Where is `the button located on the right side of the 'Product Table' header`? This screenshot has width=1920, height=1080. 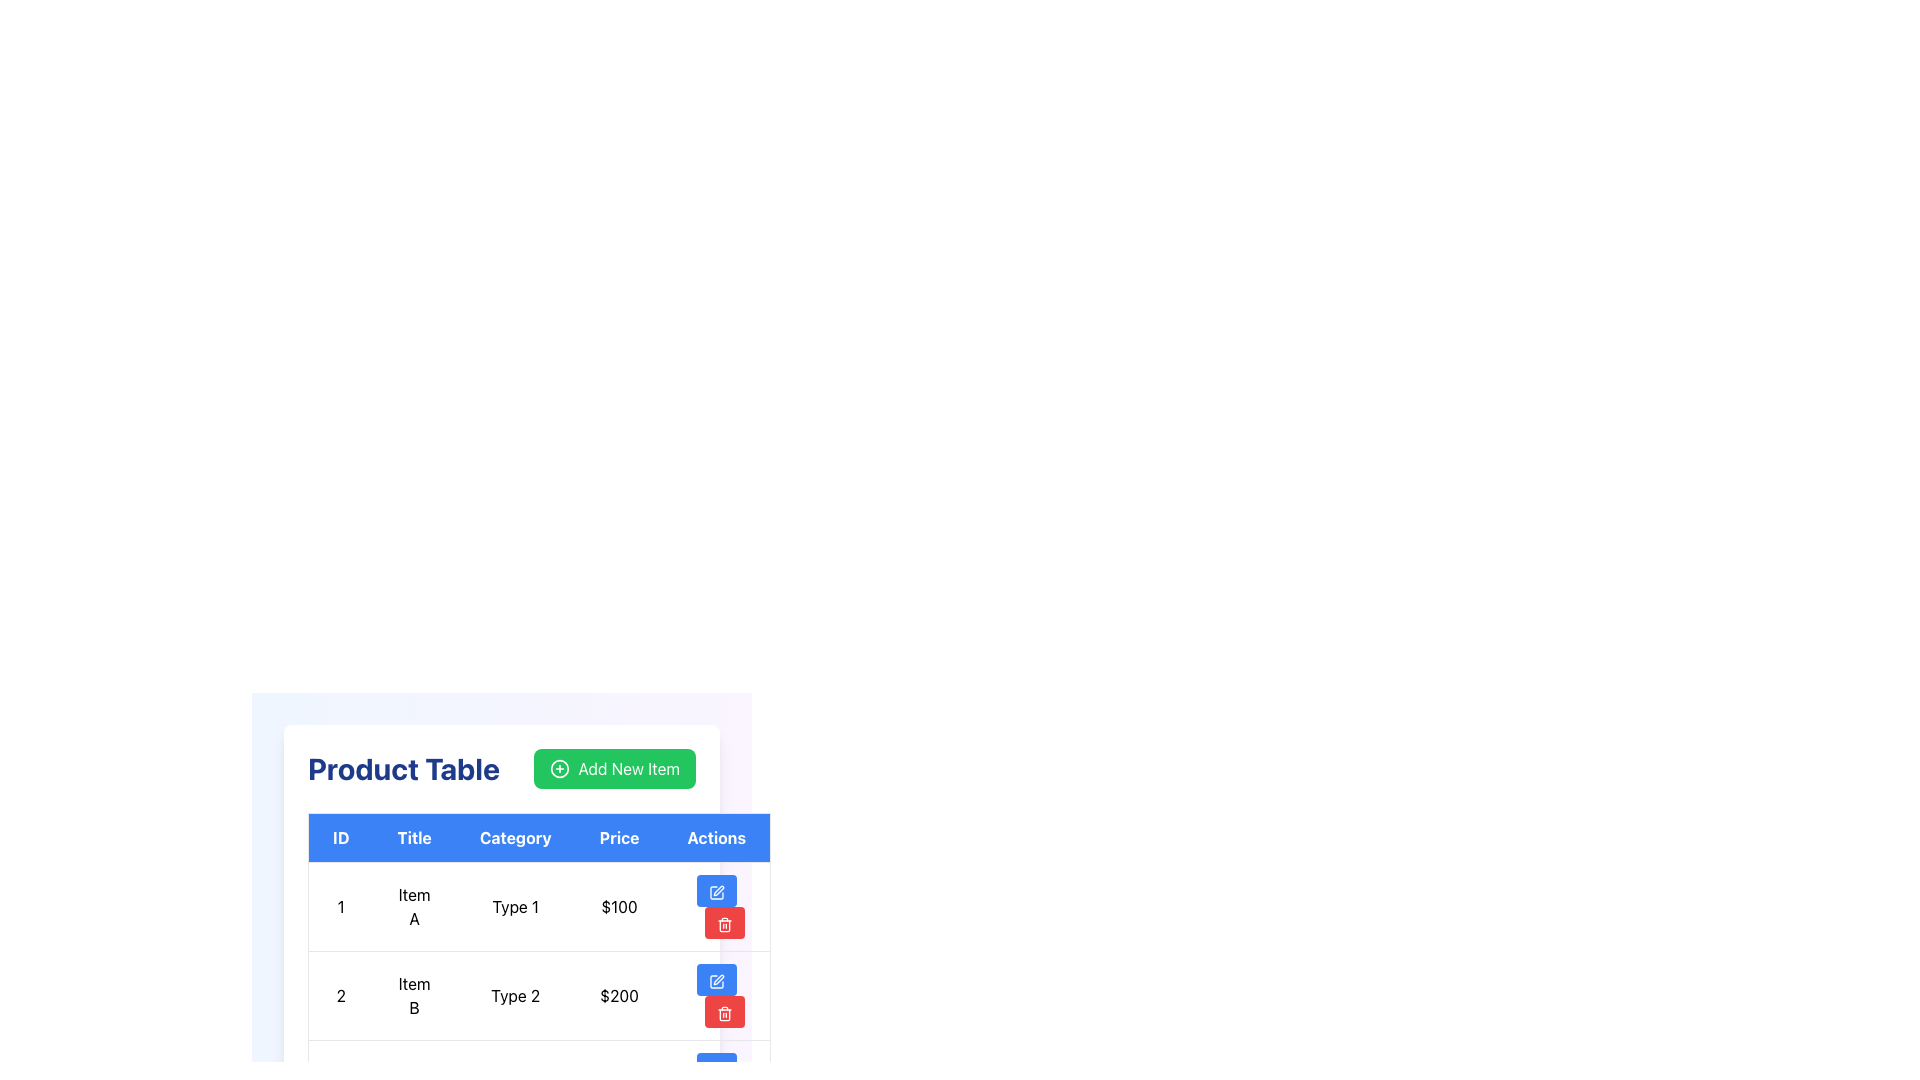 the button located on the right side of the 'Product Table' header is located at coordinates (613, 767).